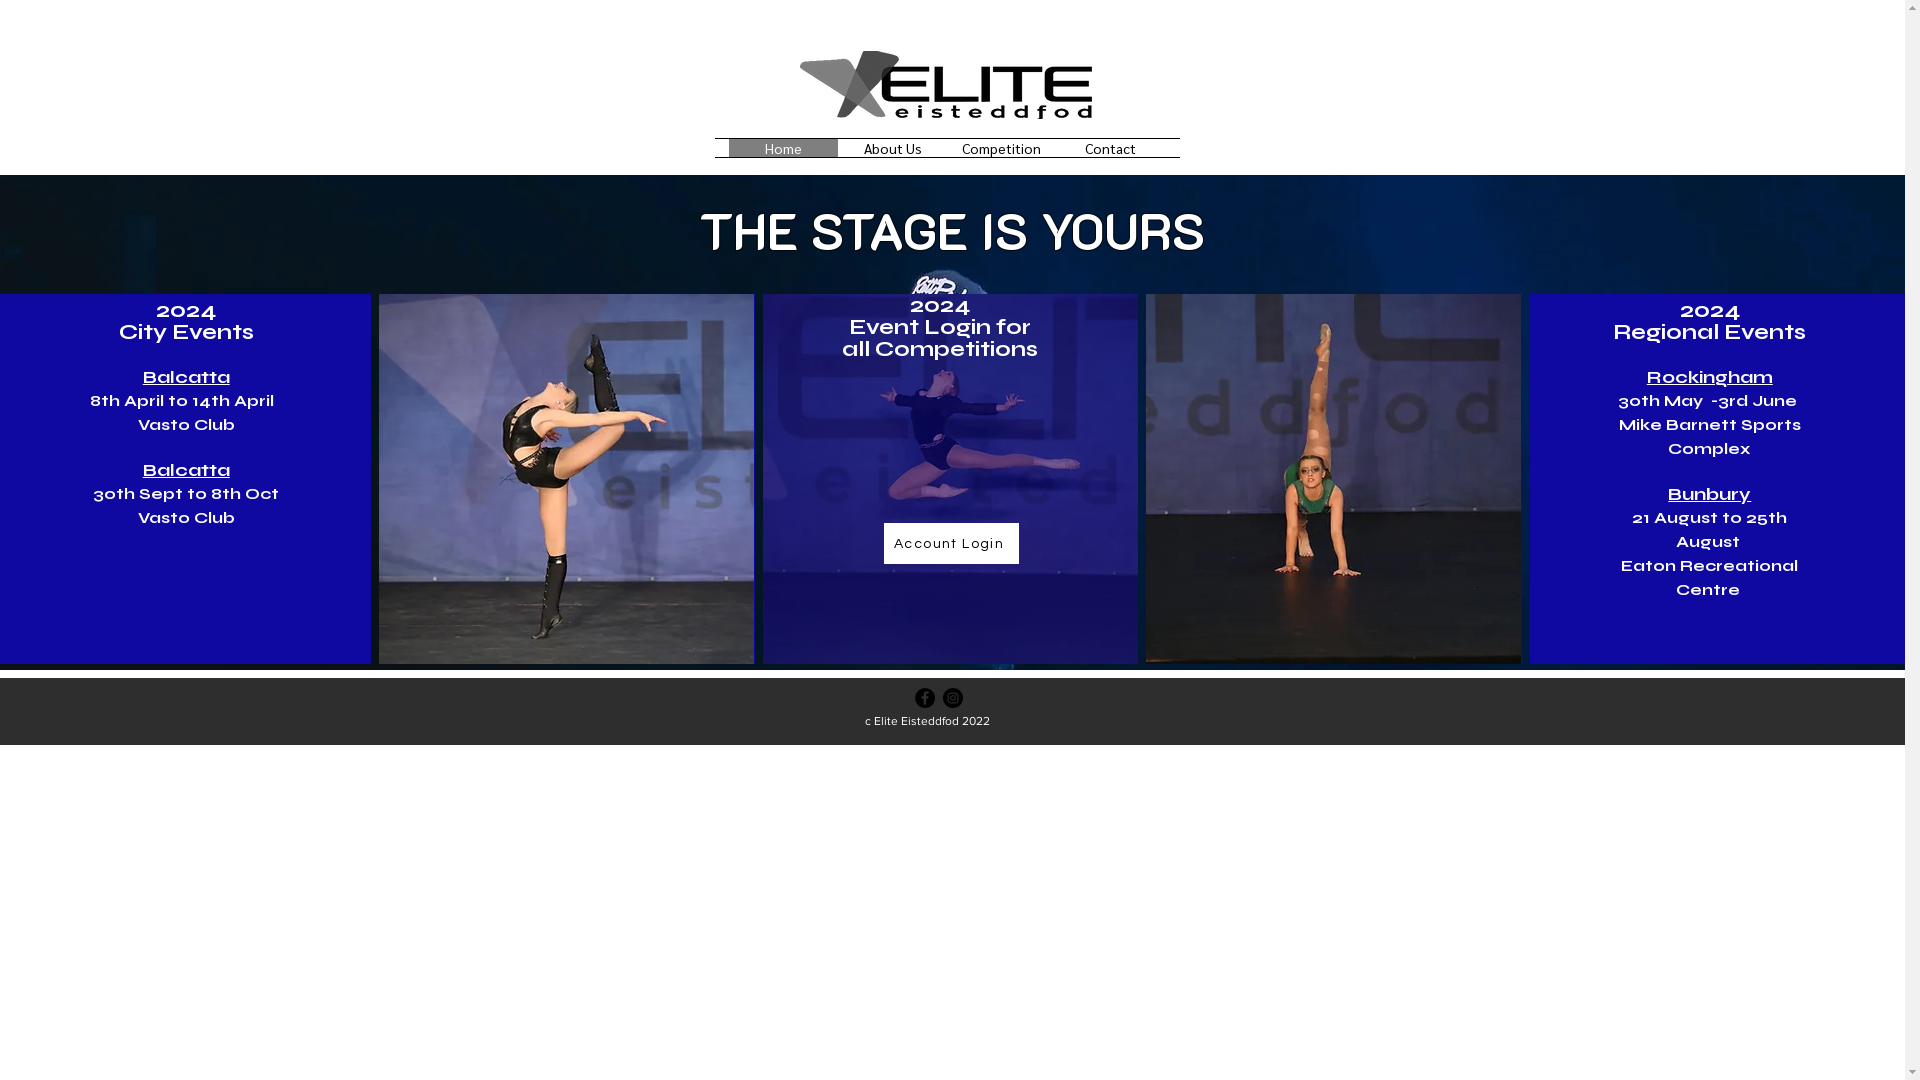  I want to click on 'Home', so click(728, 146).